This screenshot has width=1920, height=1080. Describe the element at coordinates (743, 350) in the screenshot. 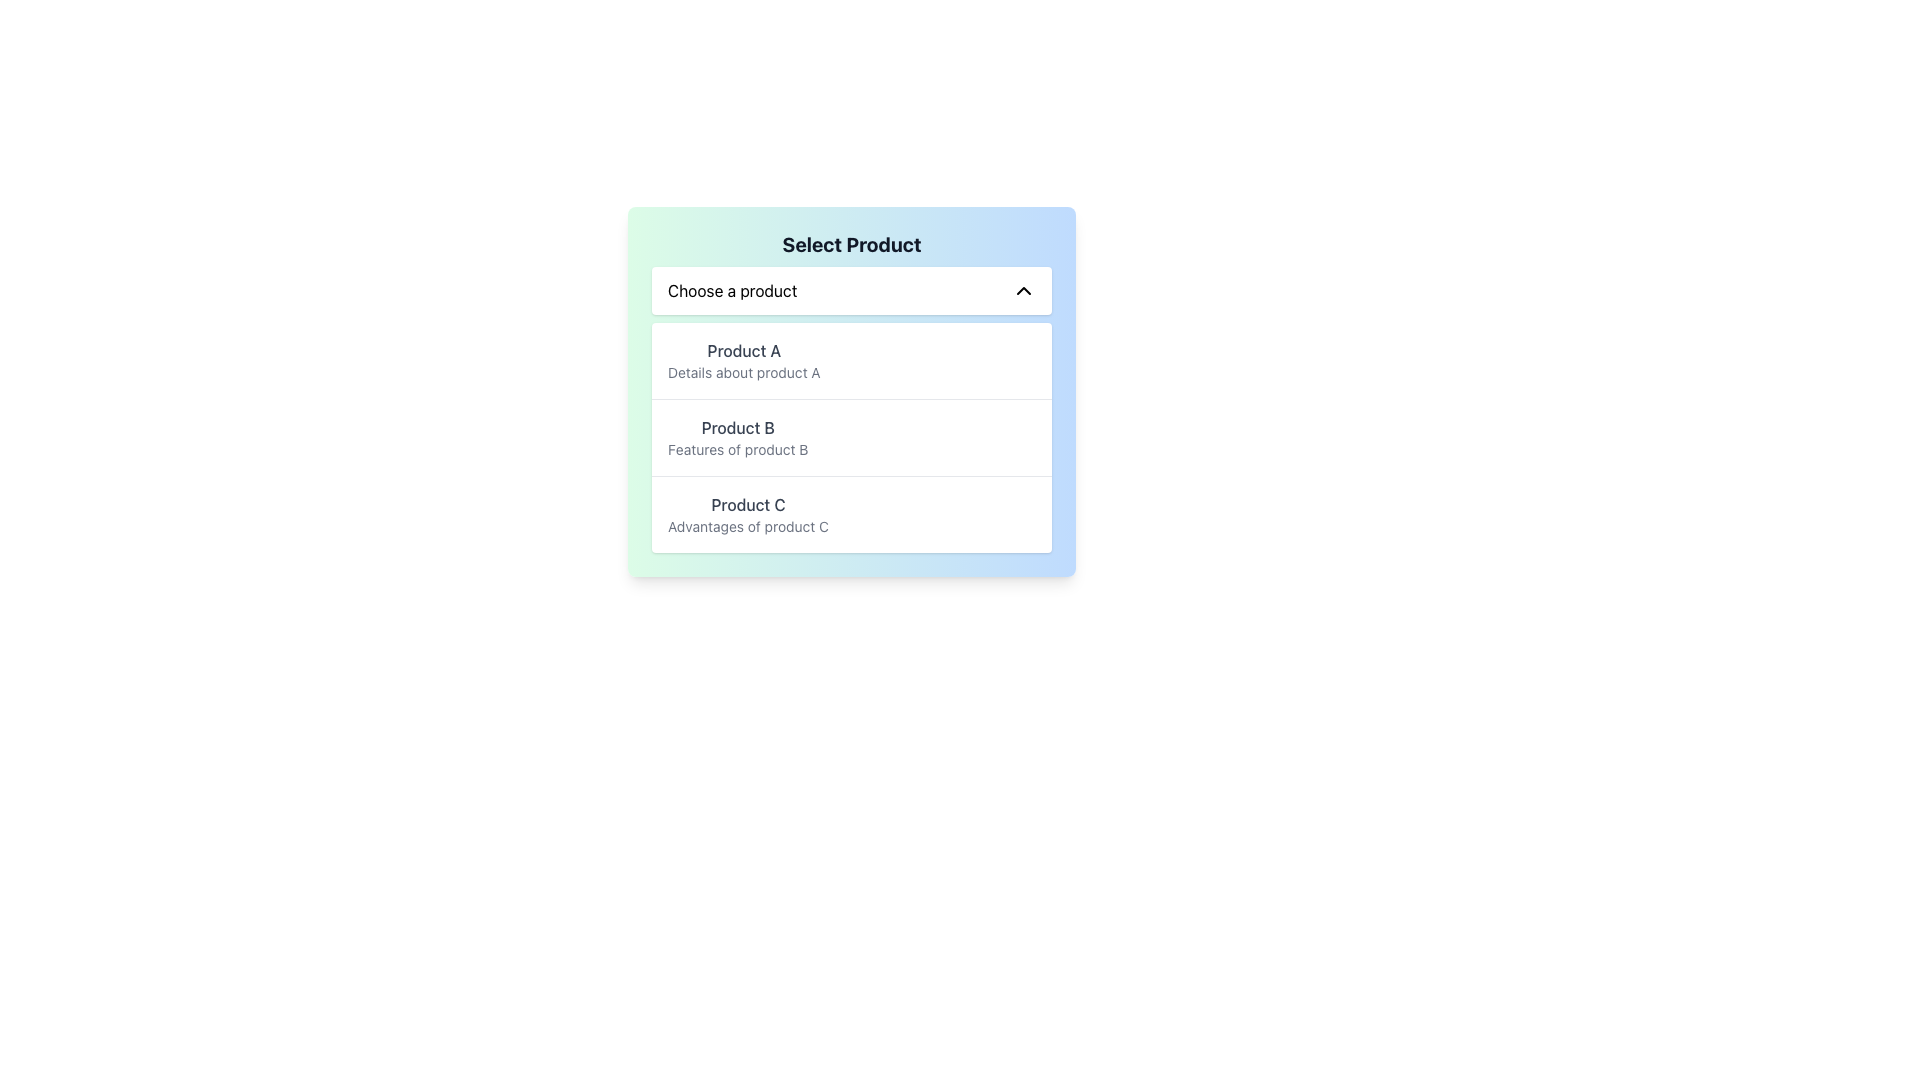

I see `the text label displaying 'Product A' in the dropdown menu under 'Choose a product', which is the main title of the first product option` at that location.